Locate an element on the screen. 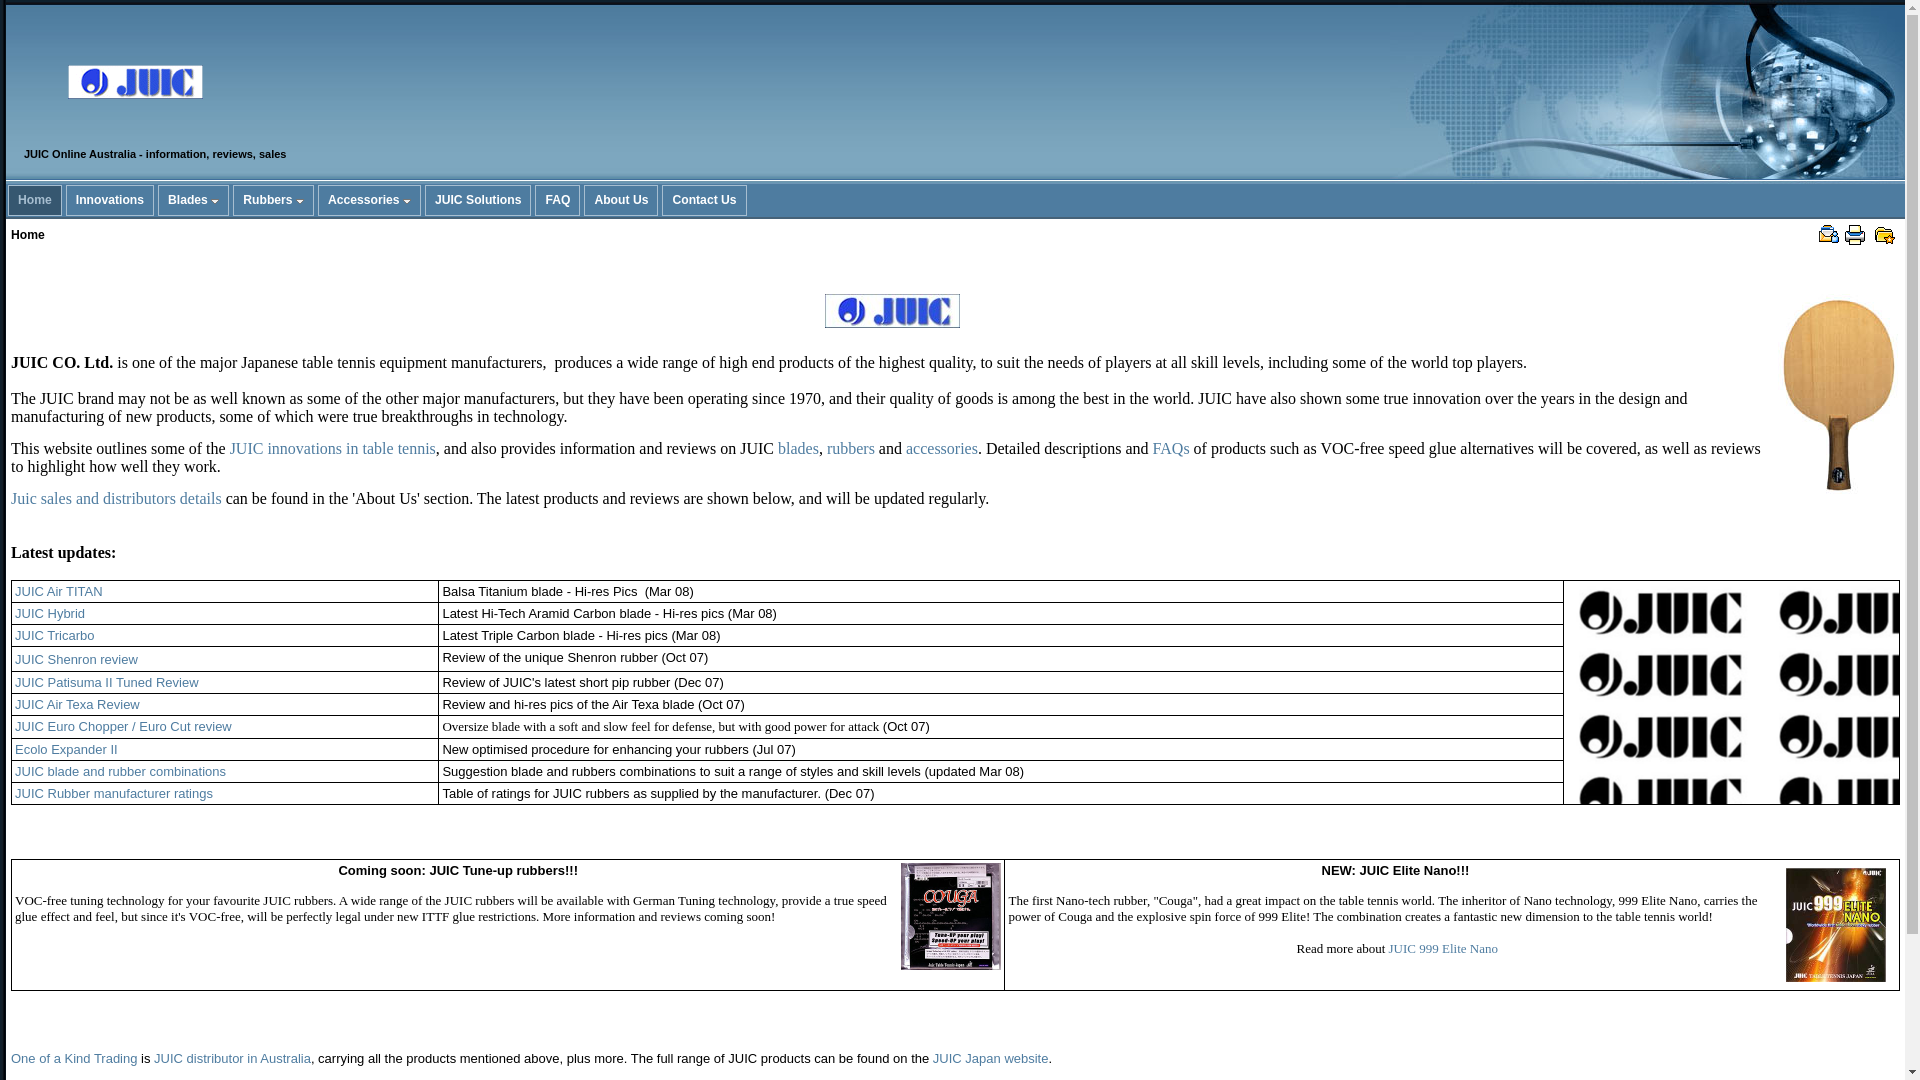  'JUIC innovations in table tennis' is located at coordinates (332, 447).